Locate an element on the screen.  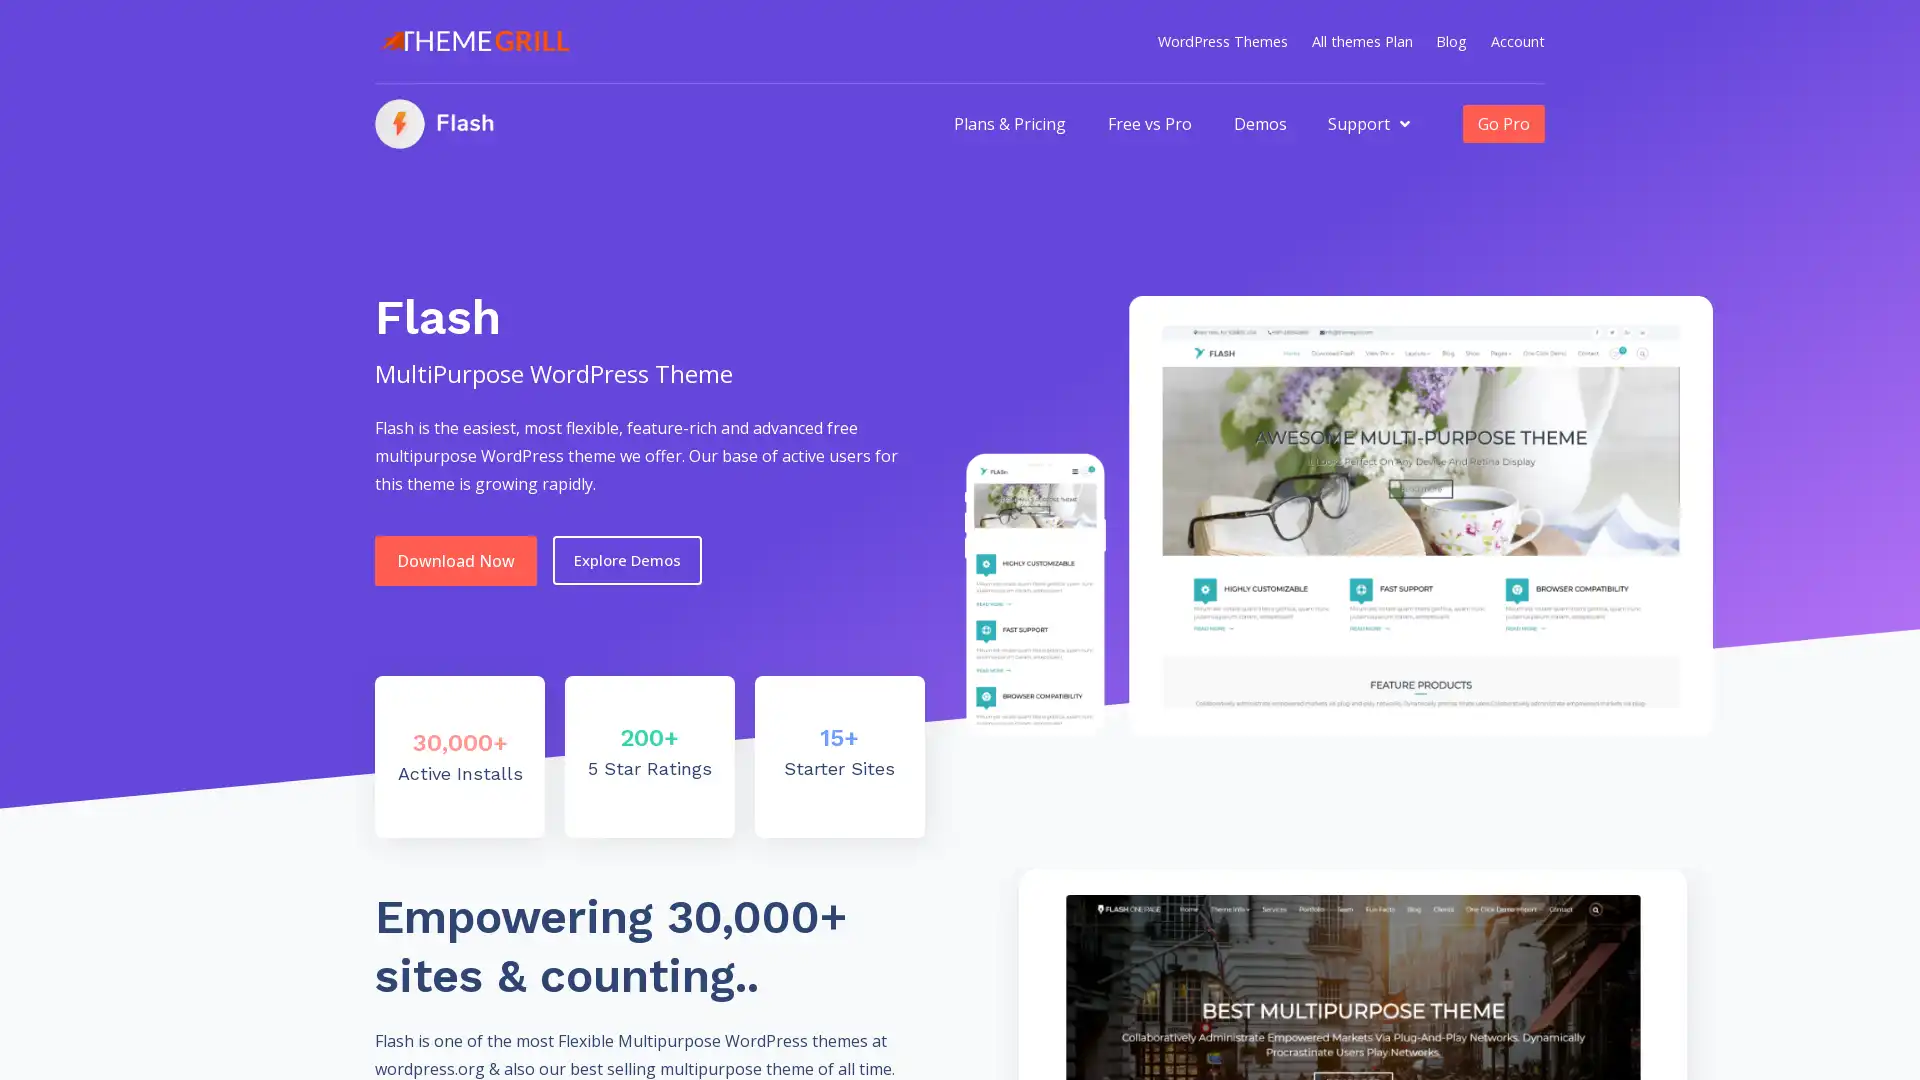
Questions? Chat with us! Support is online. Chat with ThemeGrill Team is located at coordinates (1865, 1029).